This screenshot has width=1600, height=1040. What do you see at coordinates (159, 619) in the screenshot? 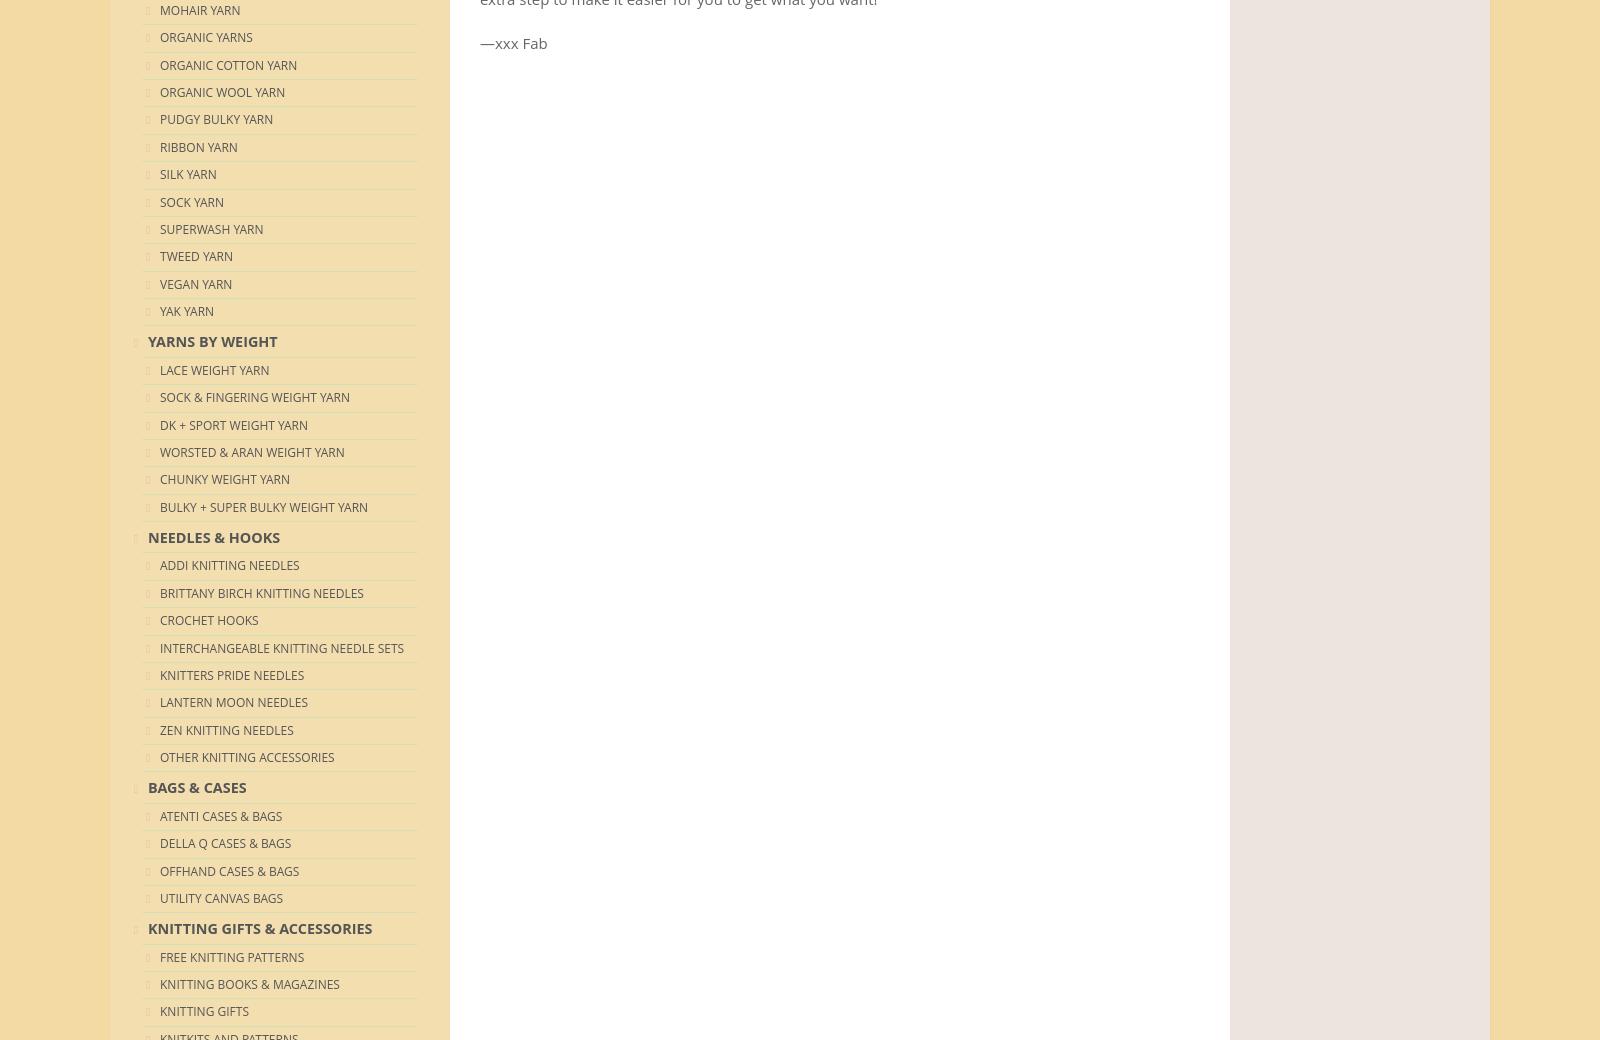
I see `'Crochet Hooks'` at bounding box center [159, 619].